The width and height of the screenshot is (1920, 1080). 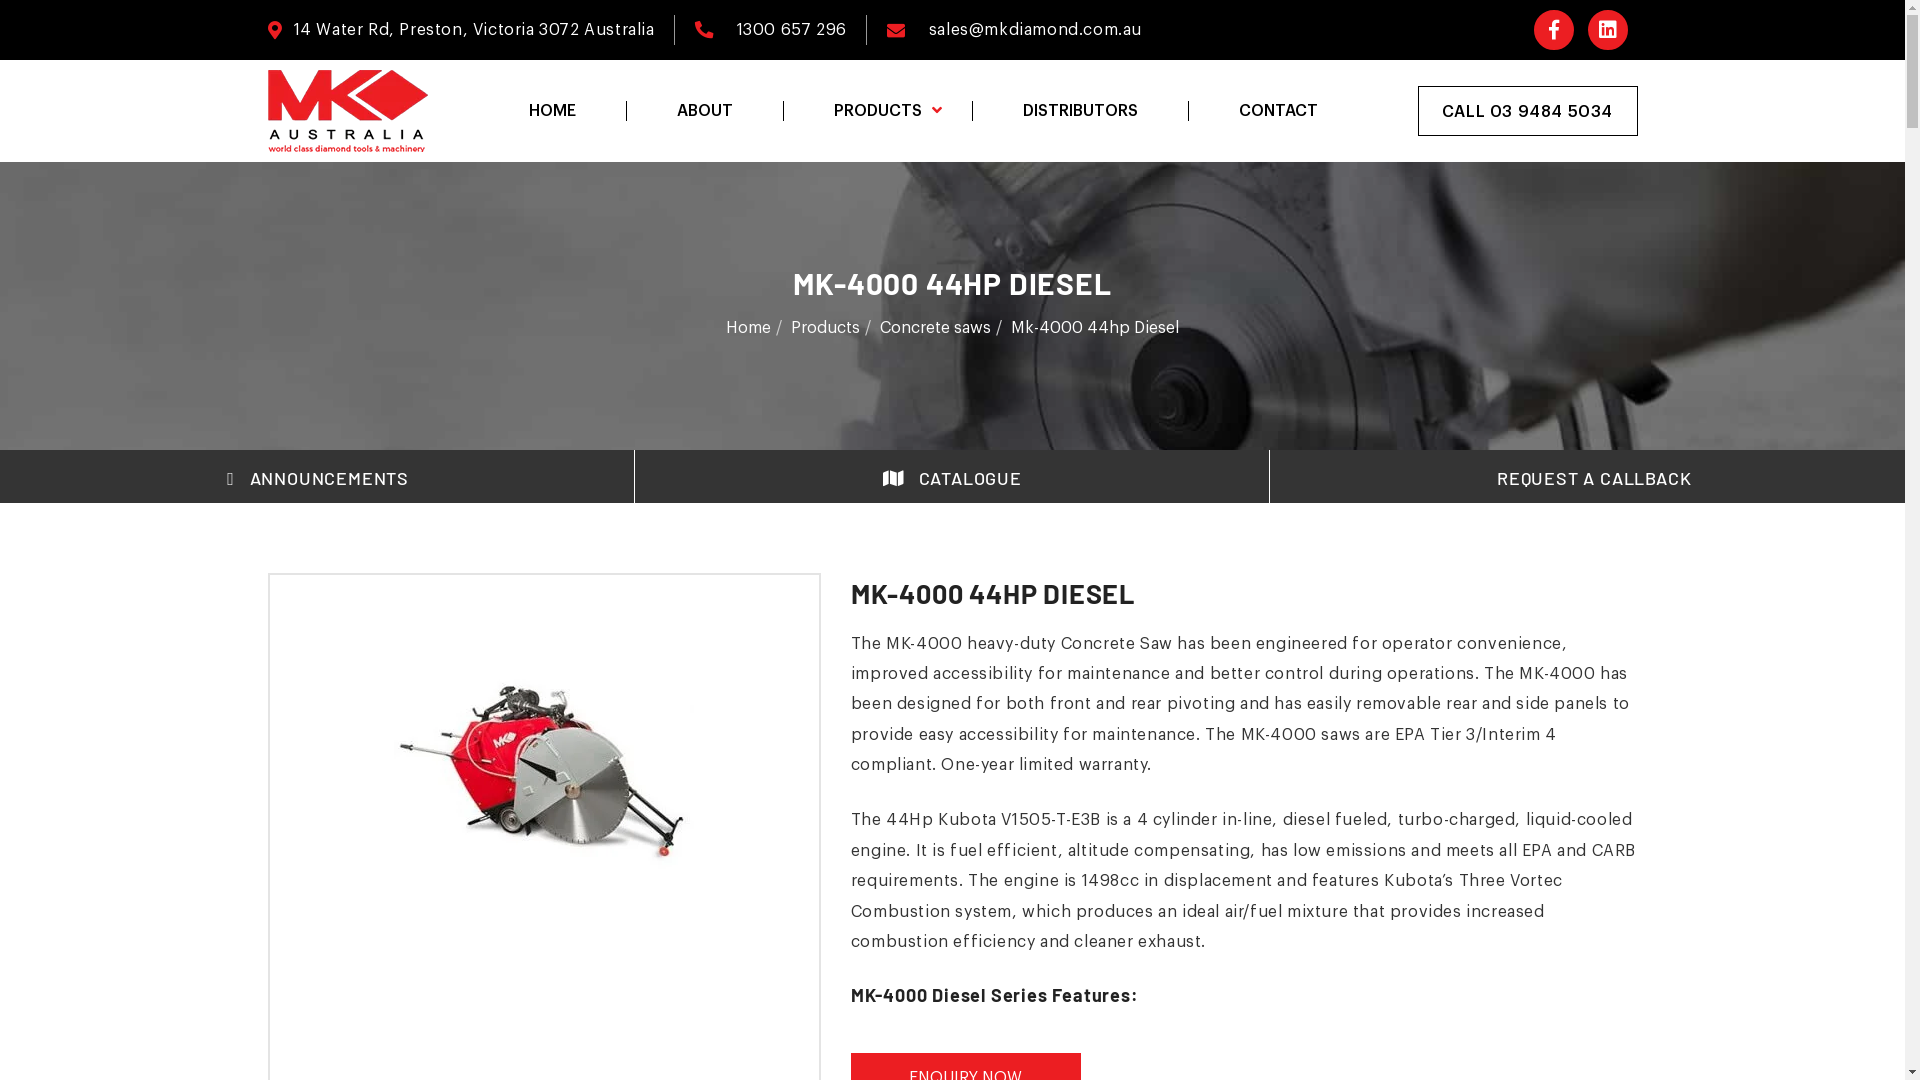 I want to click on '1300 657 296', so click(x=790, y=30).